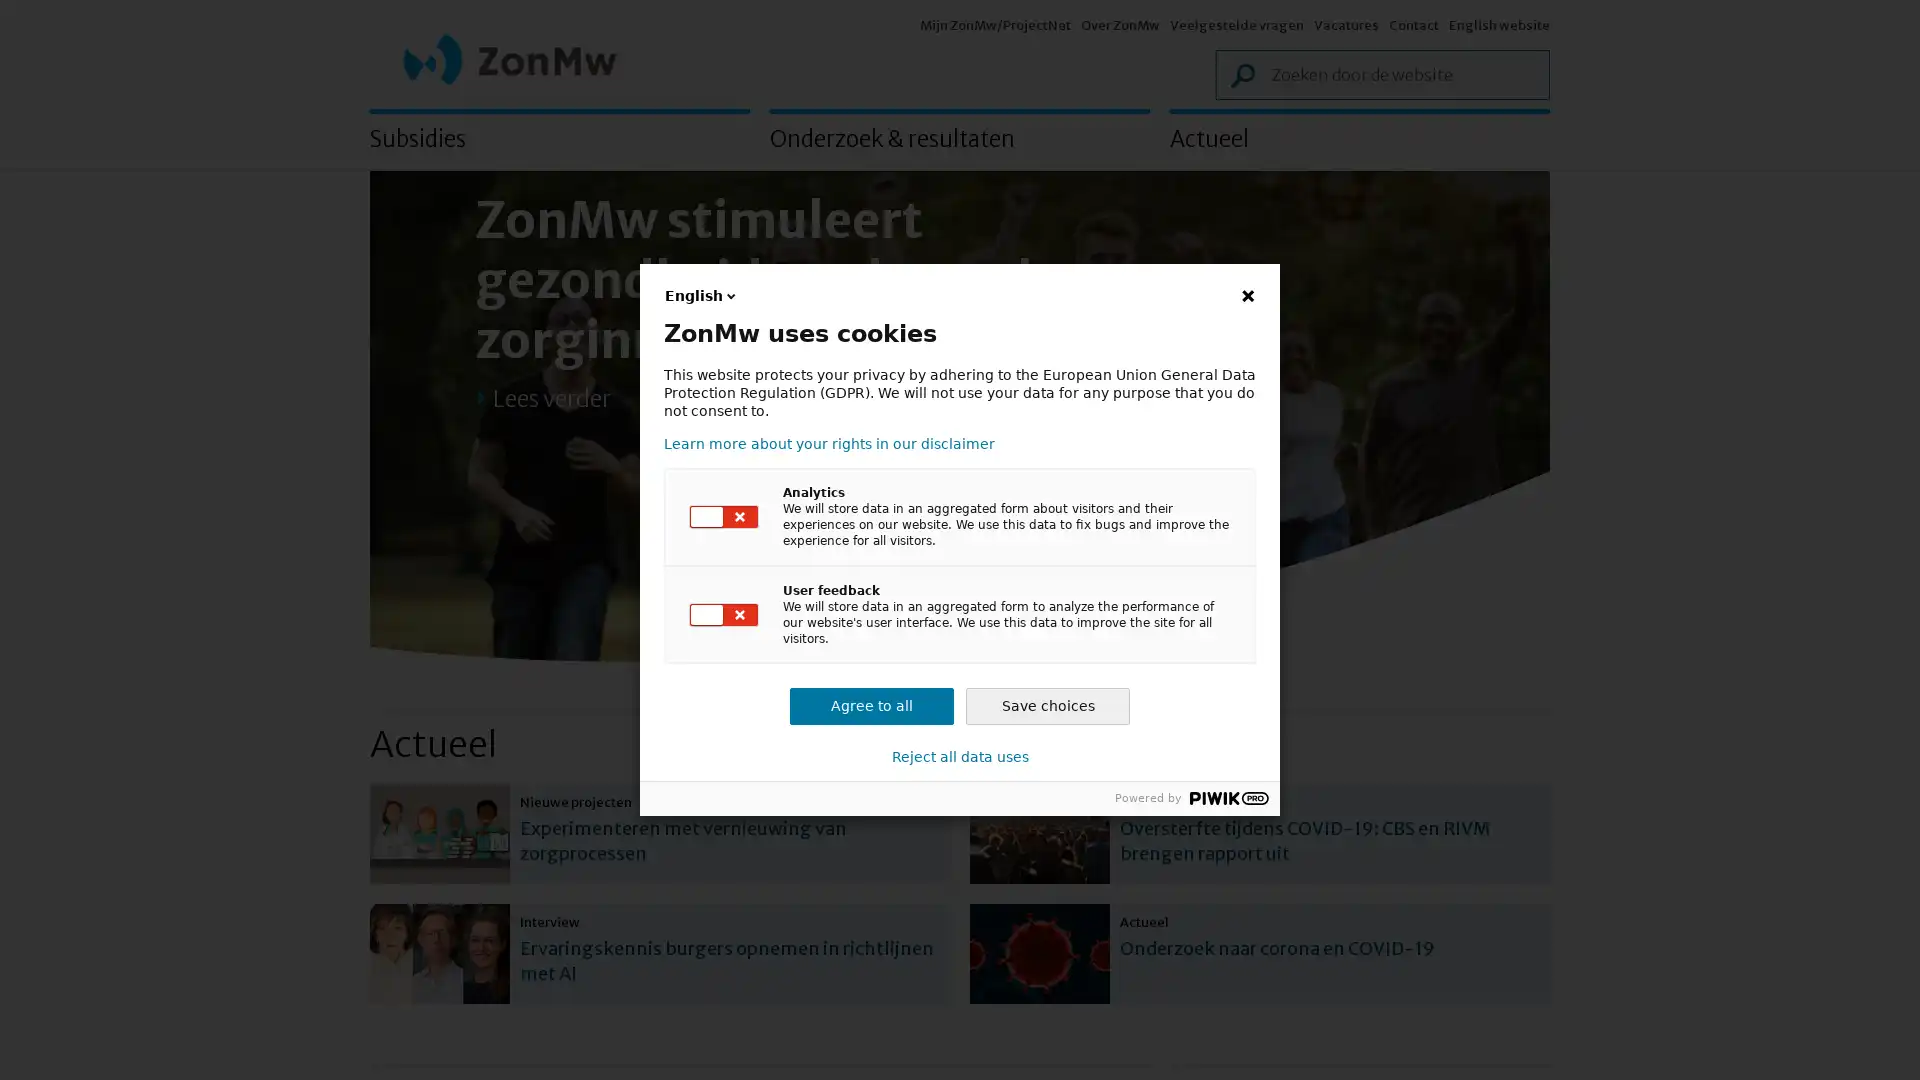  What do you see at coordinates (1196, 75) in the screenshot?
I see `Zoek` at bounding box center [1196, 75].